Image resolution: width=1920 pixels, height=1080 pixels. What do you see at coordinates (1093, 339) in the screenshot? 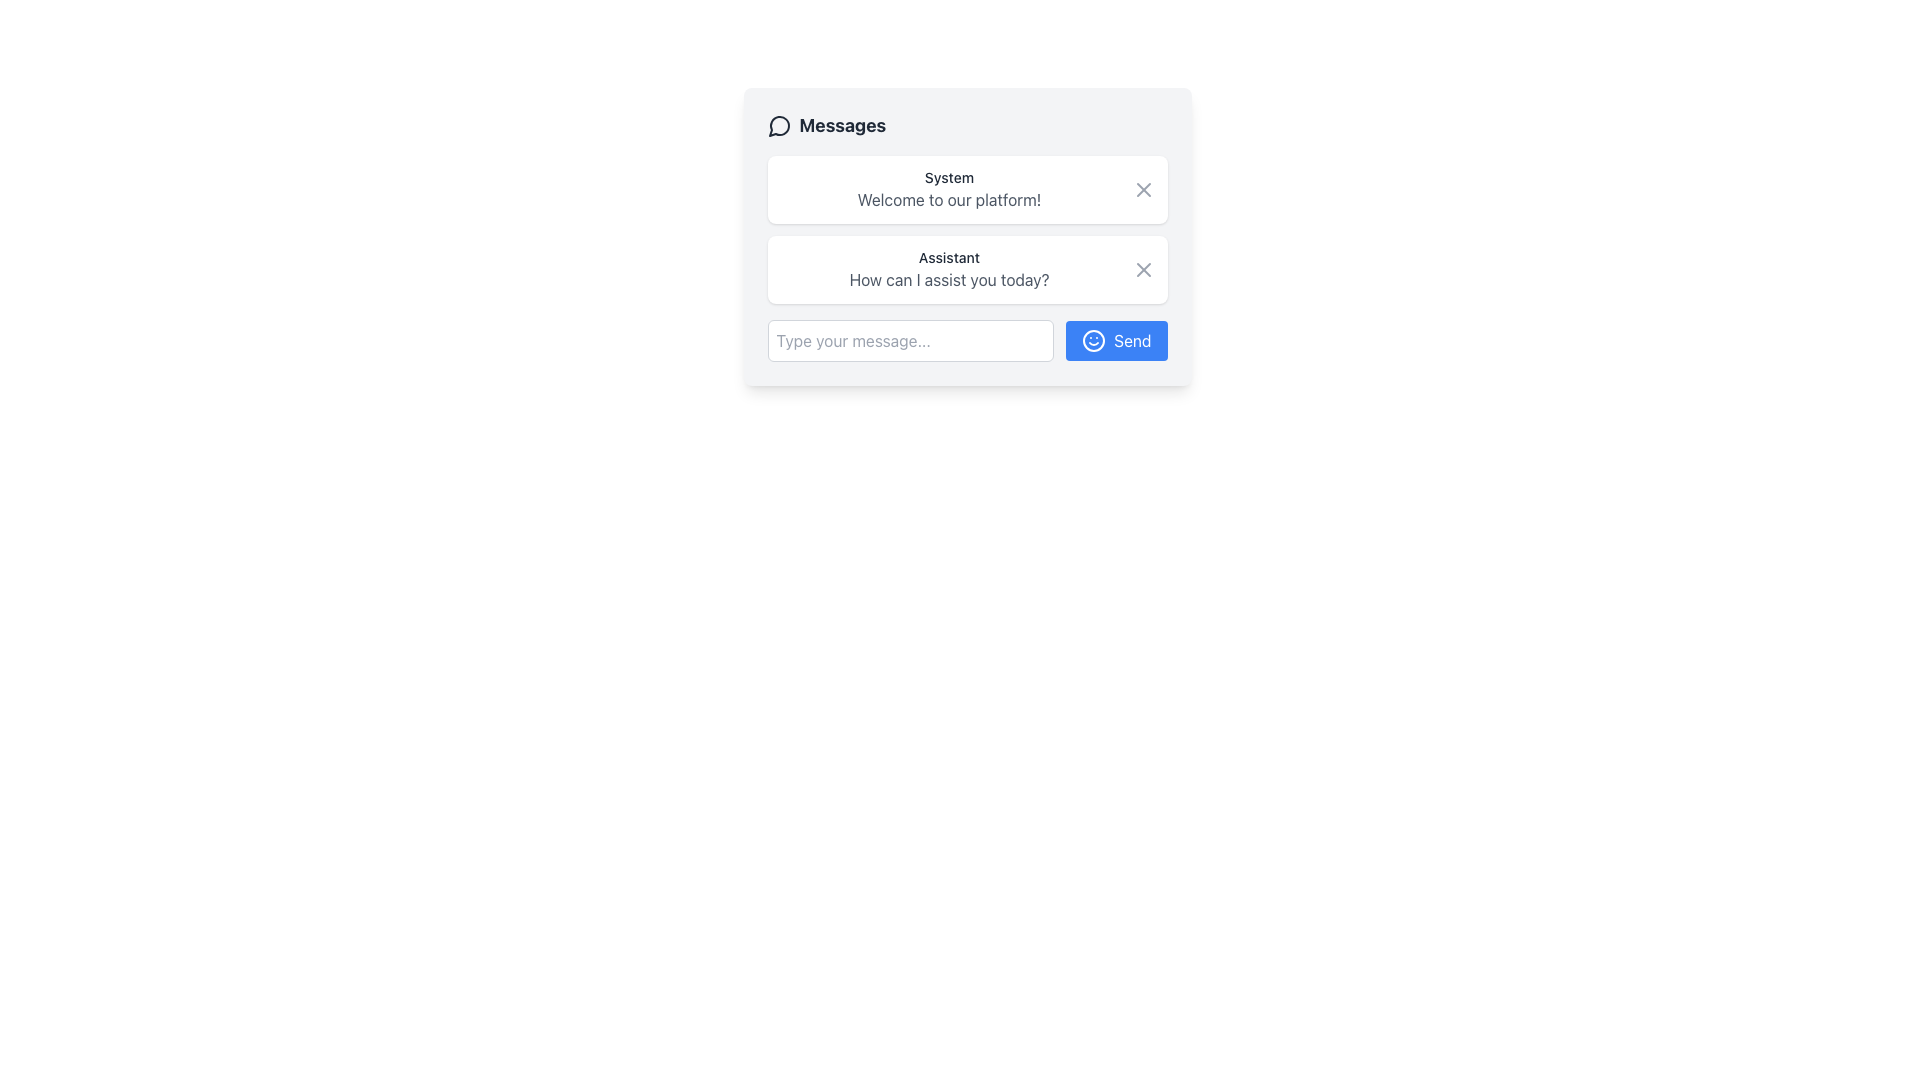
I see `the cheerful icon associated with the 'Send' button located at the bottom right of the chat interface` at bounding box center [1093, 339].